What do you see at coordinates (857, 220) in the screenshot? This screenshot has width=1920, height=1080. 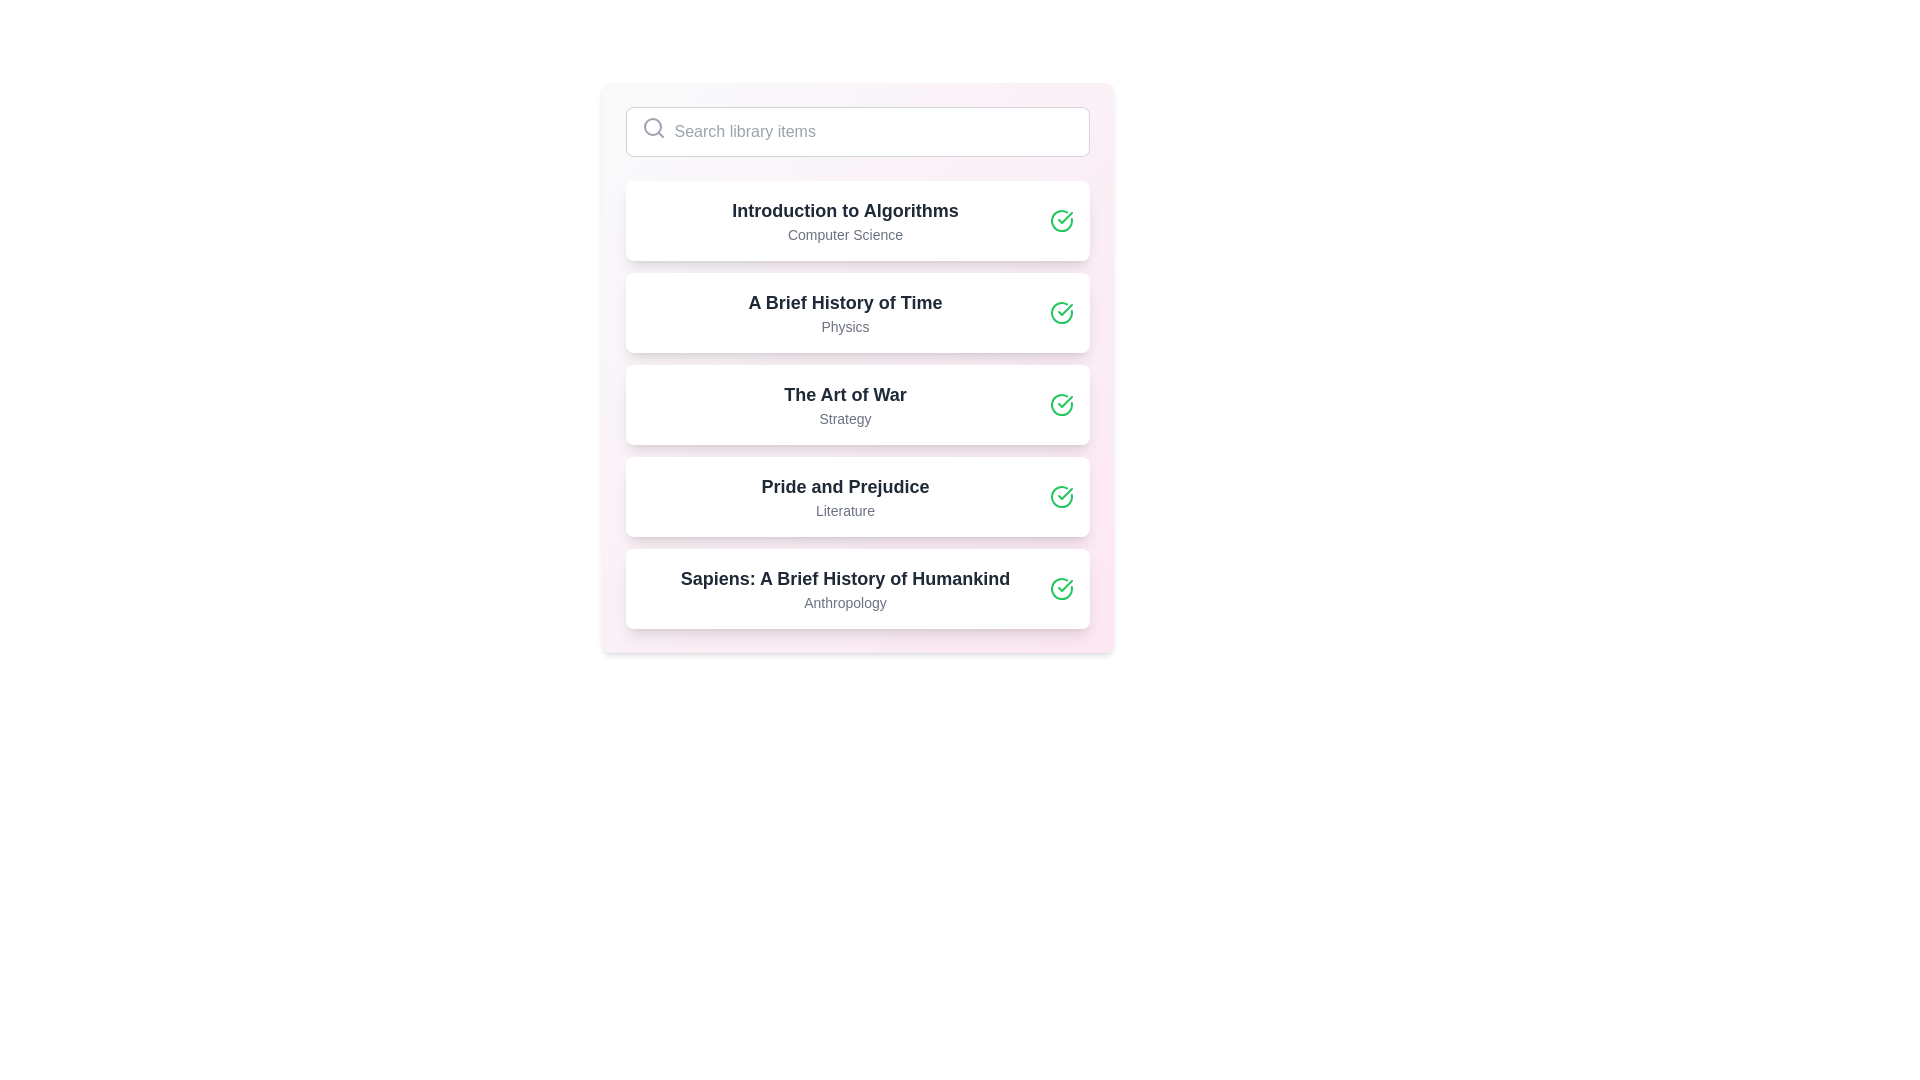 I see `the first list item titled 'Introduction to Algorithms' which has a green checkmark icon` at bounding box center [857, 220].